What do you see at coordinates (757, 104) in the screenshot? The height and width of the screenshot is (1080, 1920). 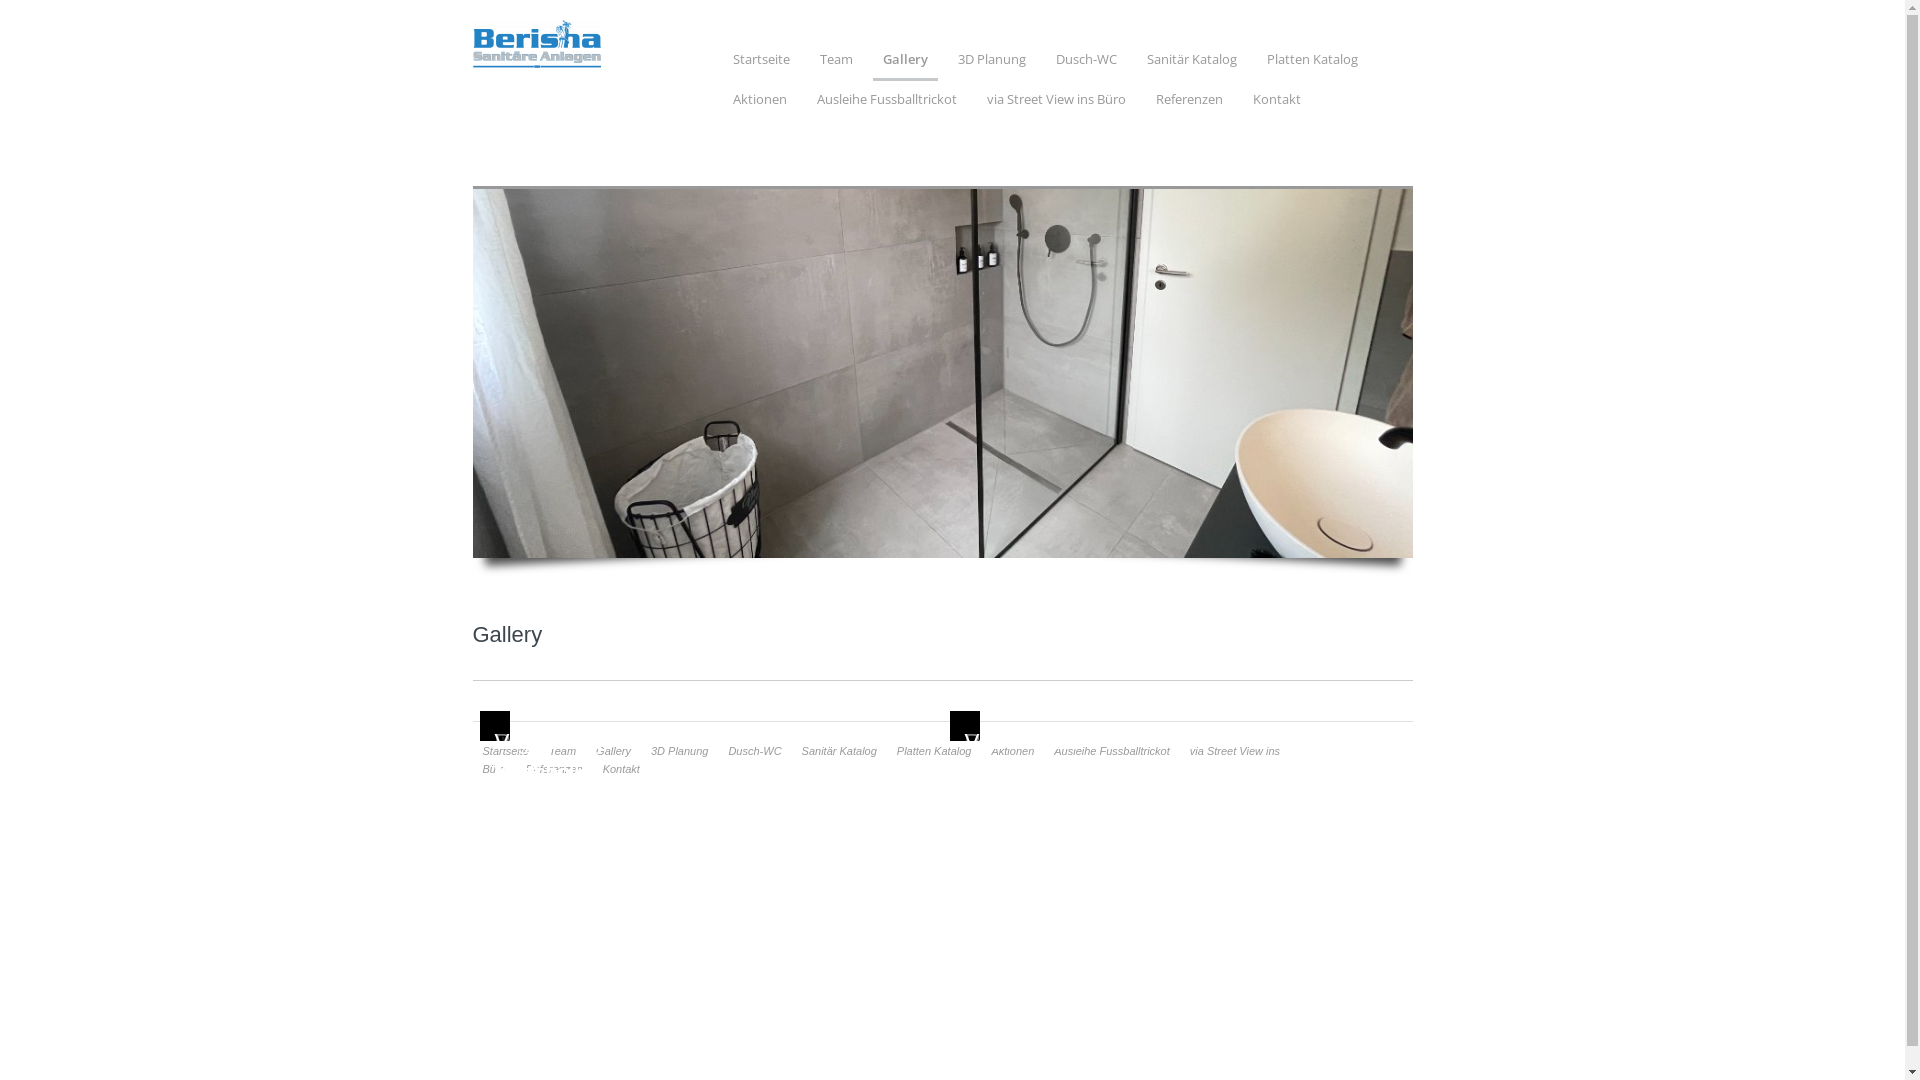 I see `'Aktionen'` at bounding box center [757, 104].